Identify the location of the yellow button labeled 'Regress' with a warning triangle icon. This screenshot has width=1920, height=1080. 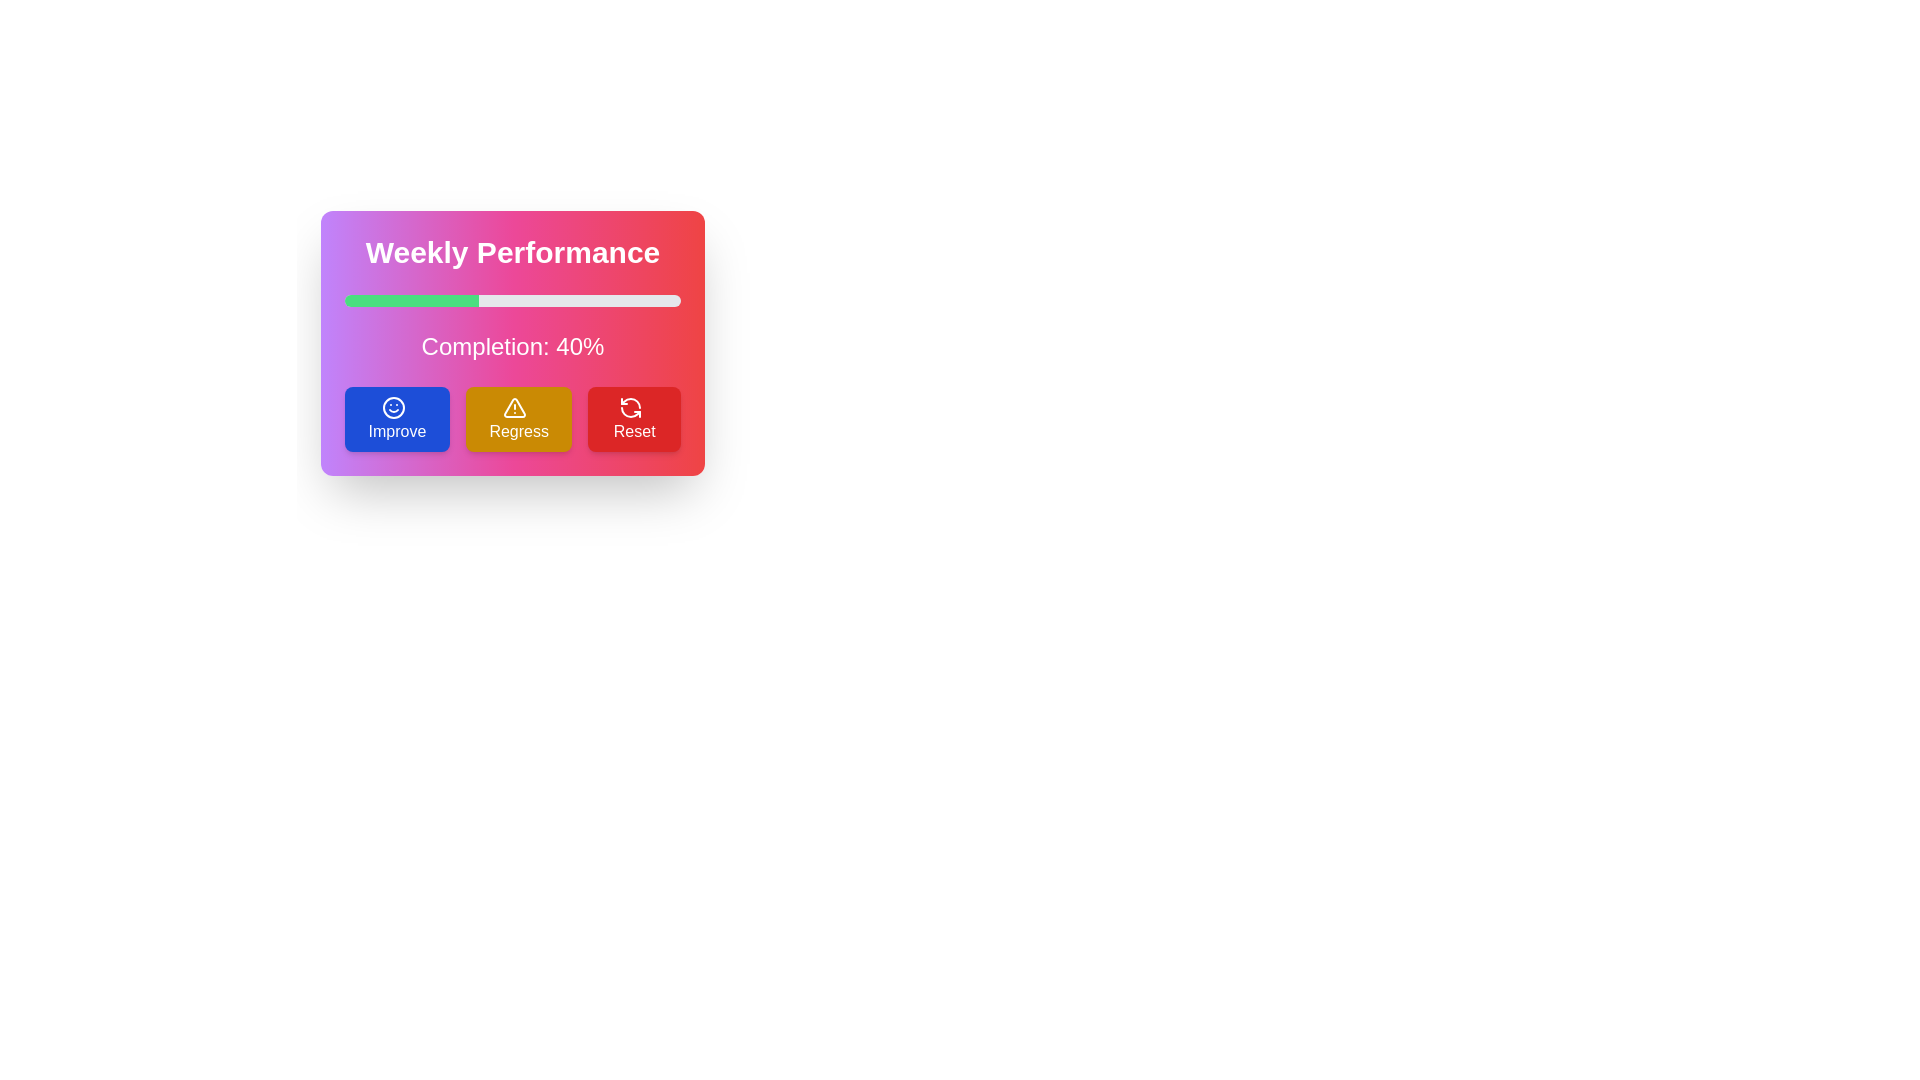
(519, 418).